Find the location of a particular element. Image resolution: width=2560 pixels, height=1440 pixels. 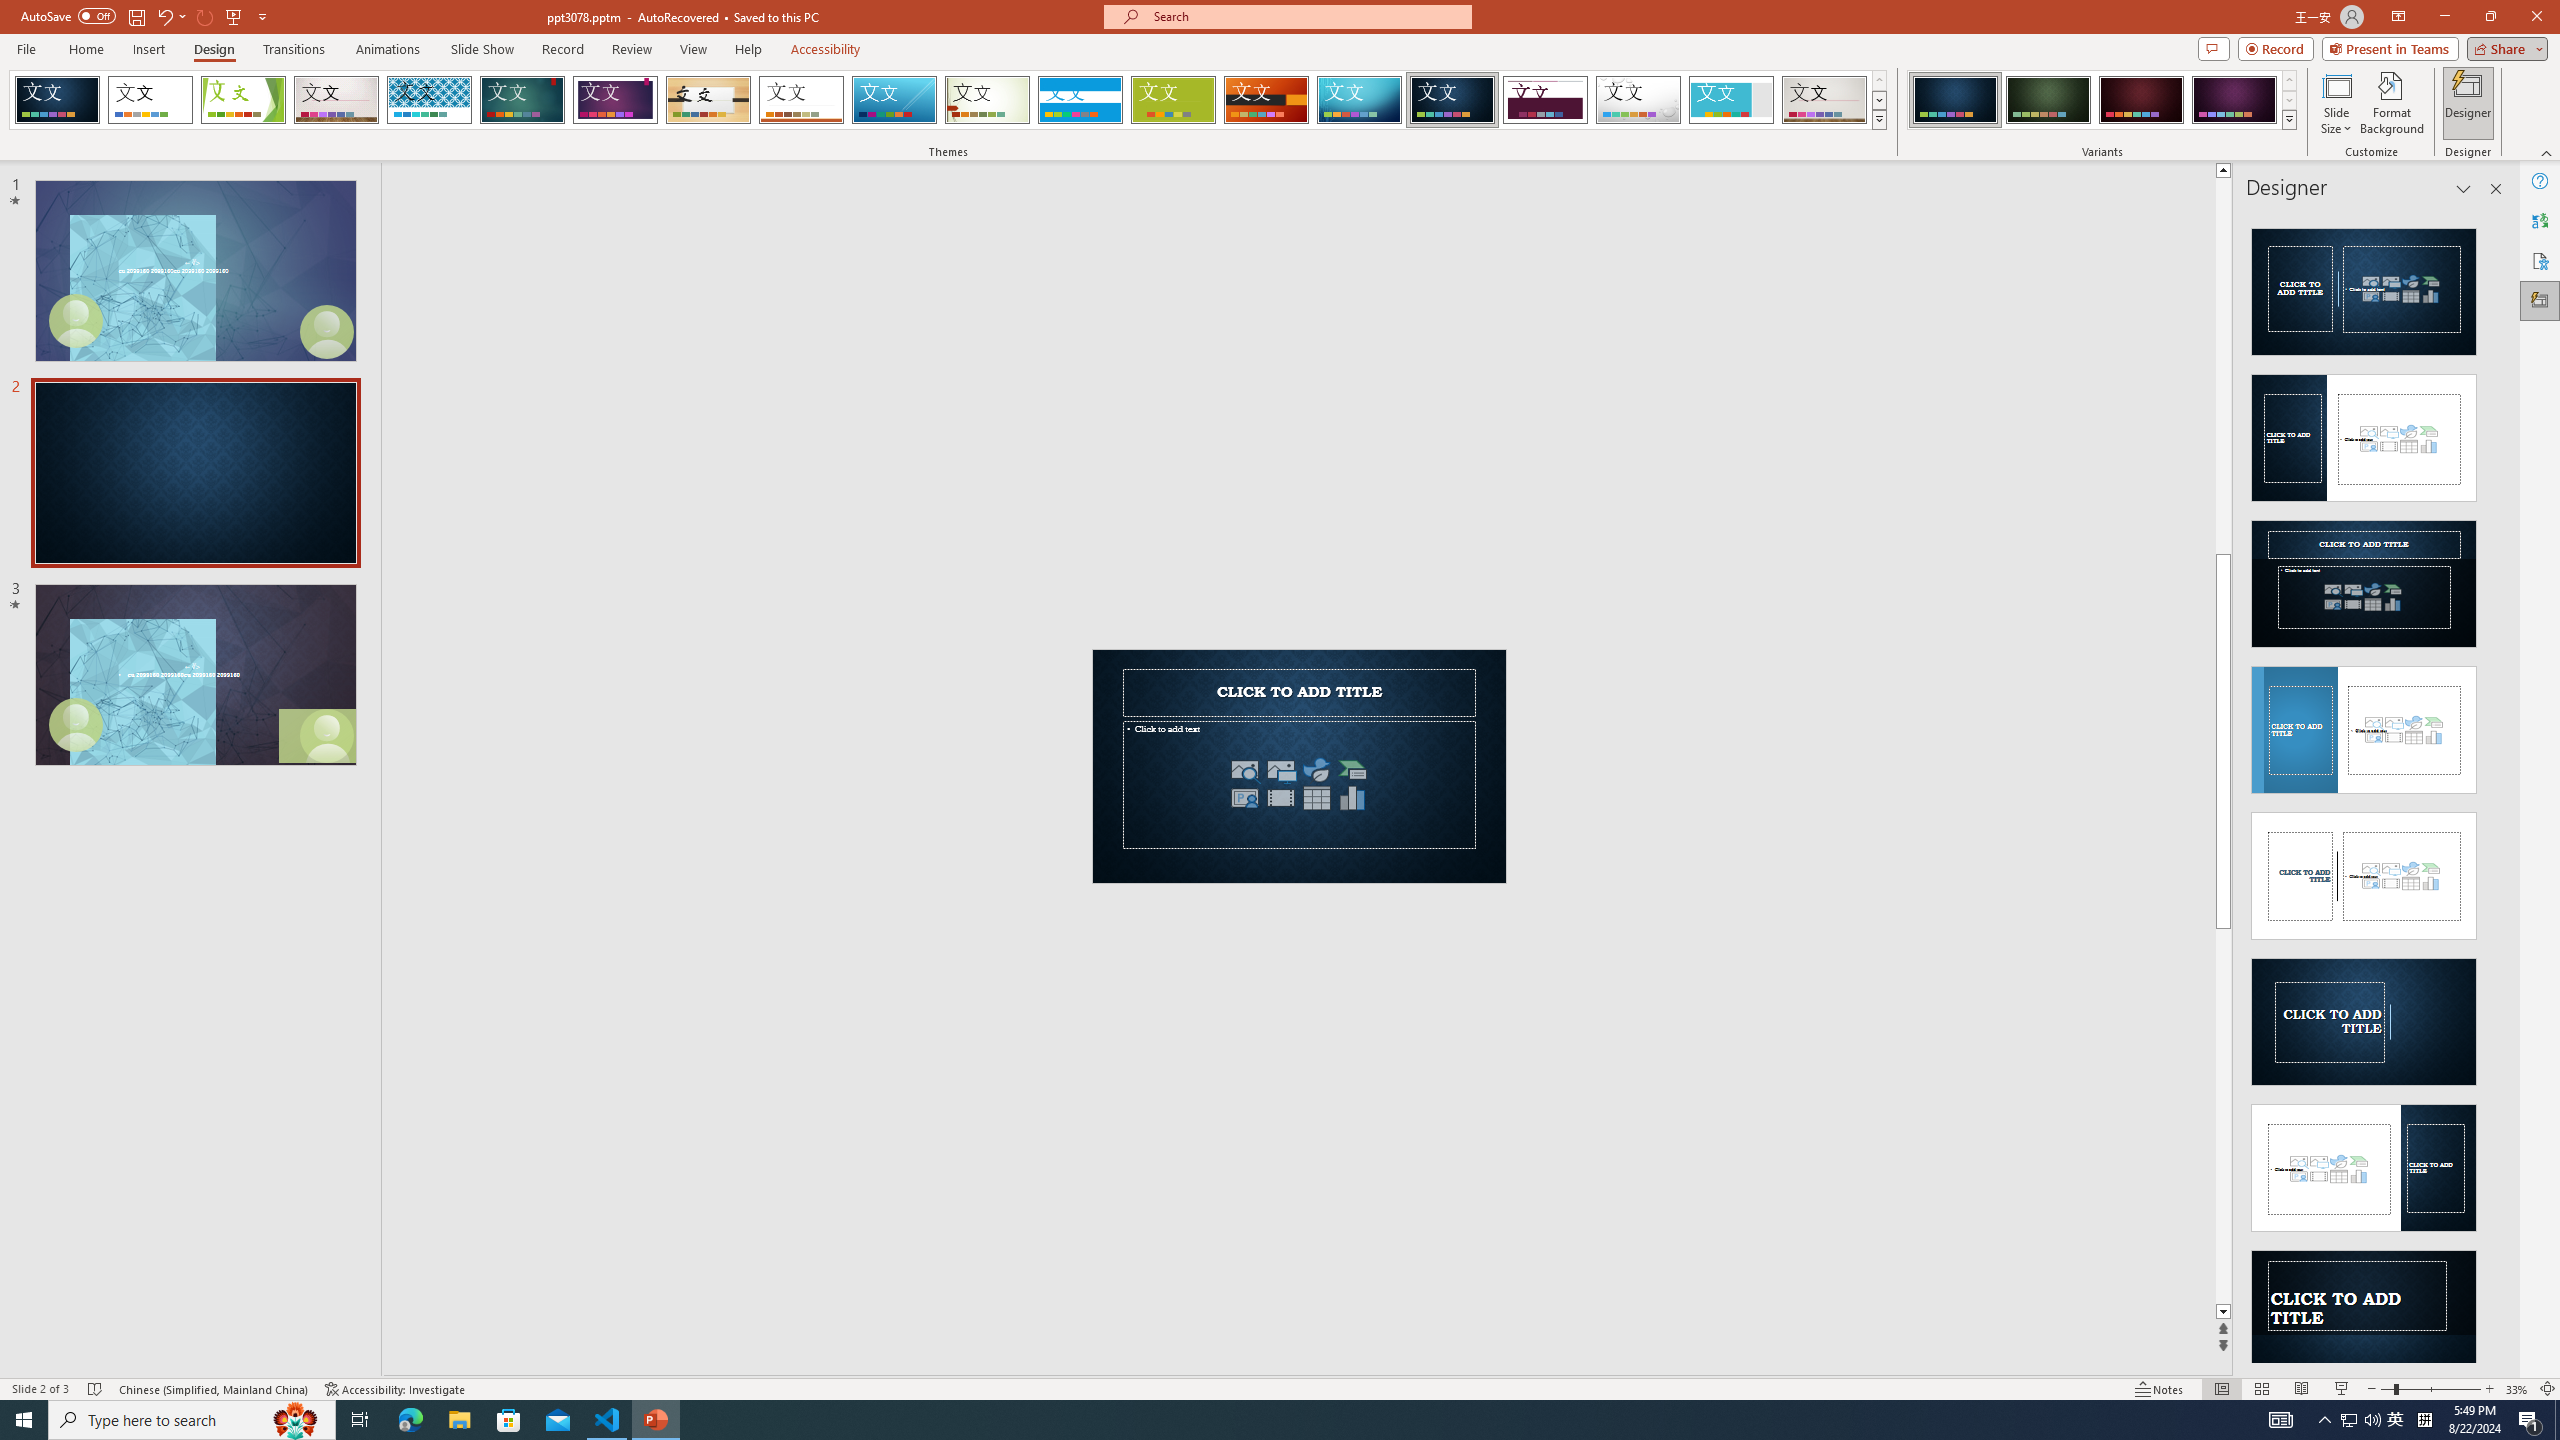

'Insert Chart' is located at coordinates (1352, 796).